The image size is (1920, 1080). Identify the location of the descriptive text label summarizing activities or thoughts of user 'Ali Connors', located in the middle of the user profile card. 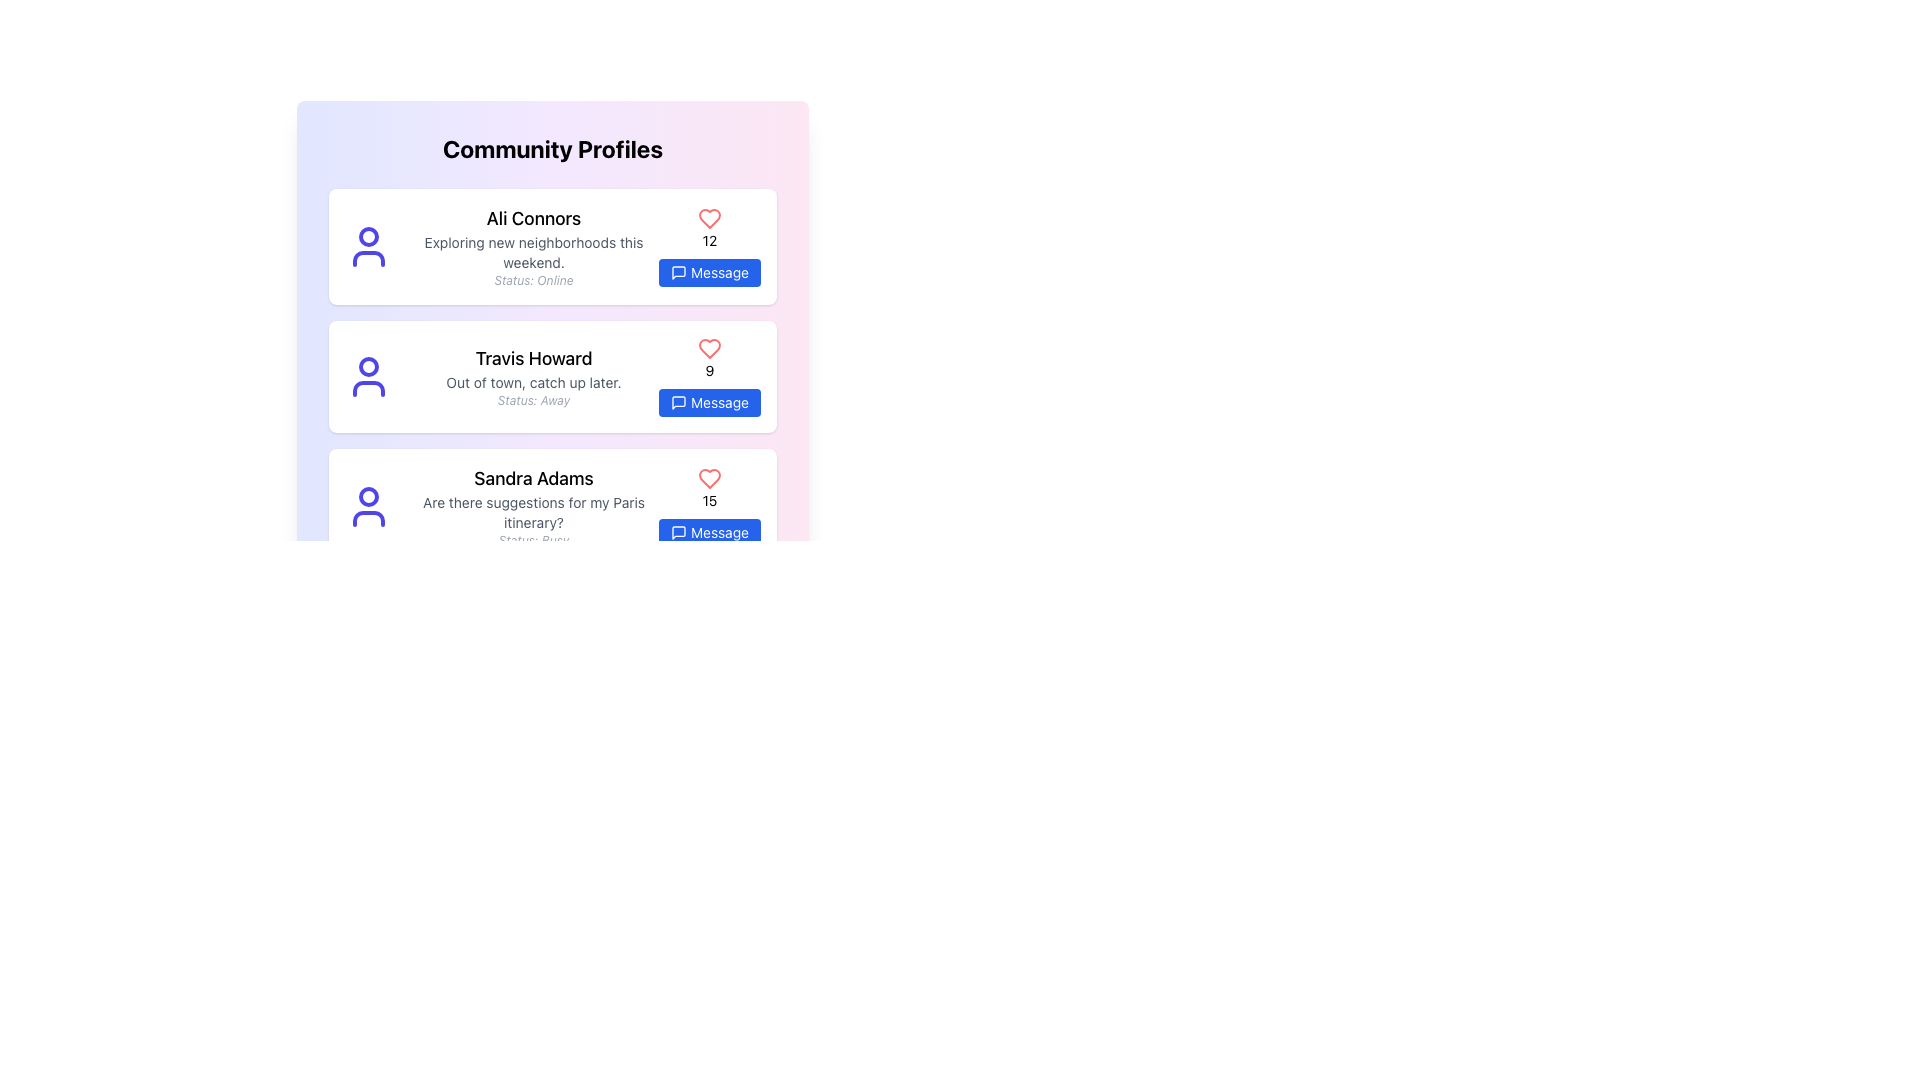
(533, 252).